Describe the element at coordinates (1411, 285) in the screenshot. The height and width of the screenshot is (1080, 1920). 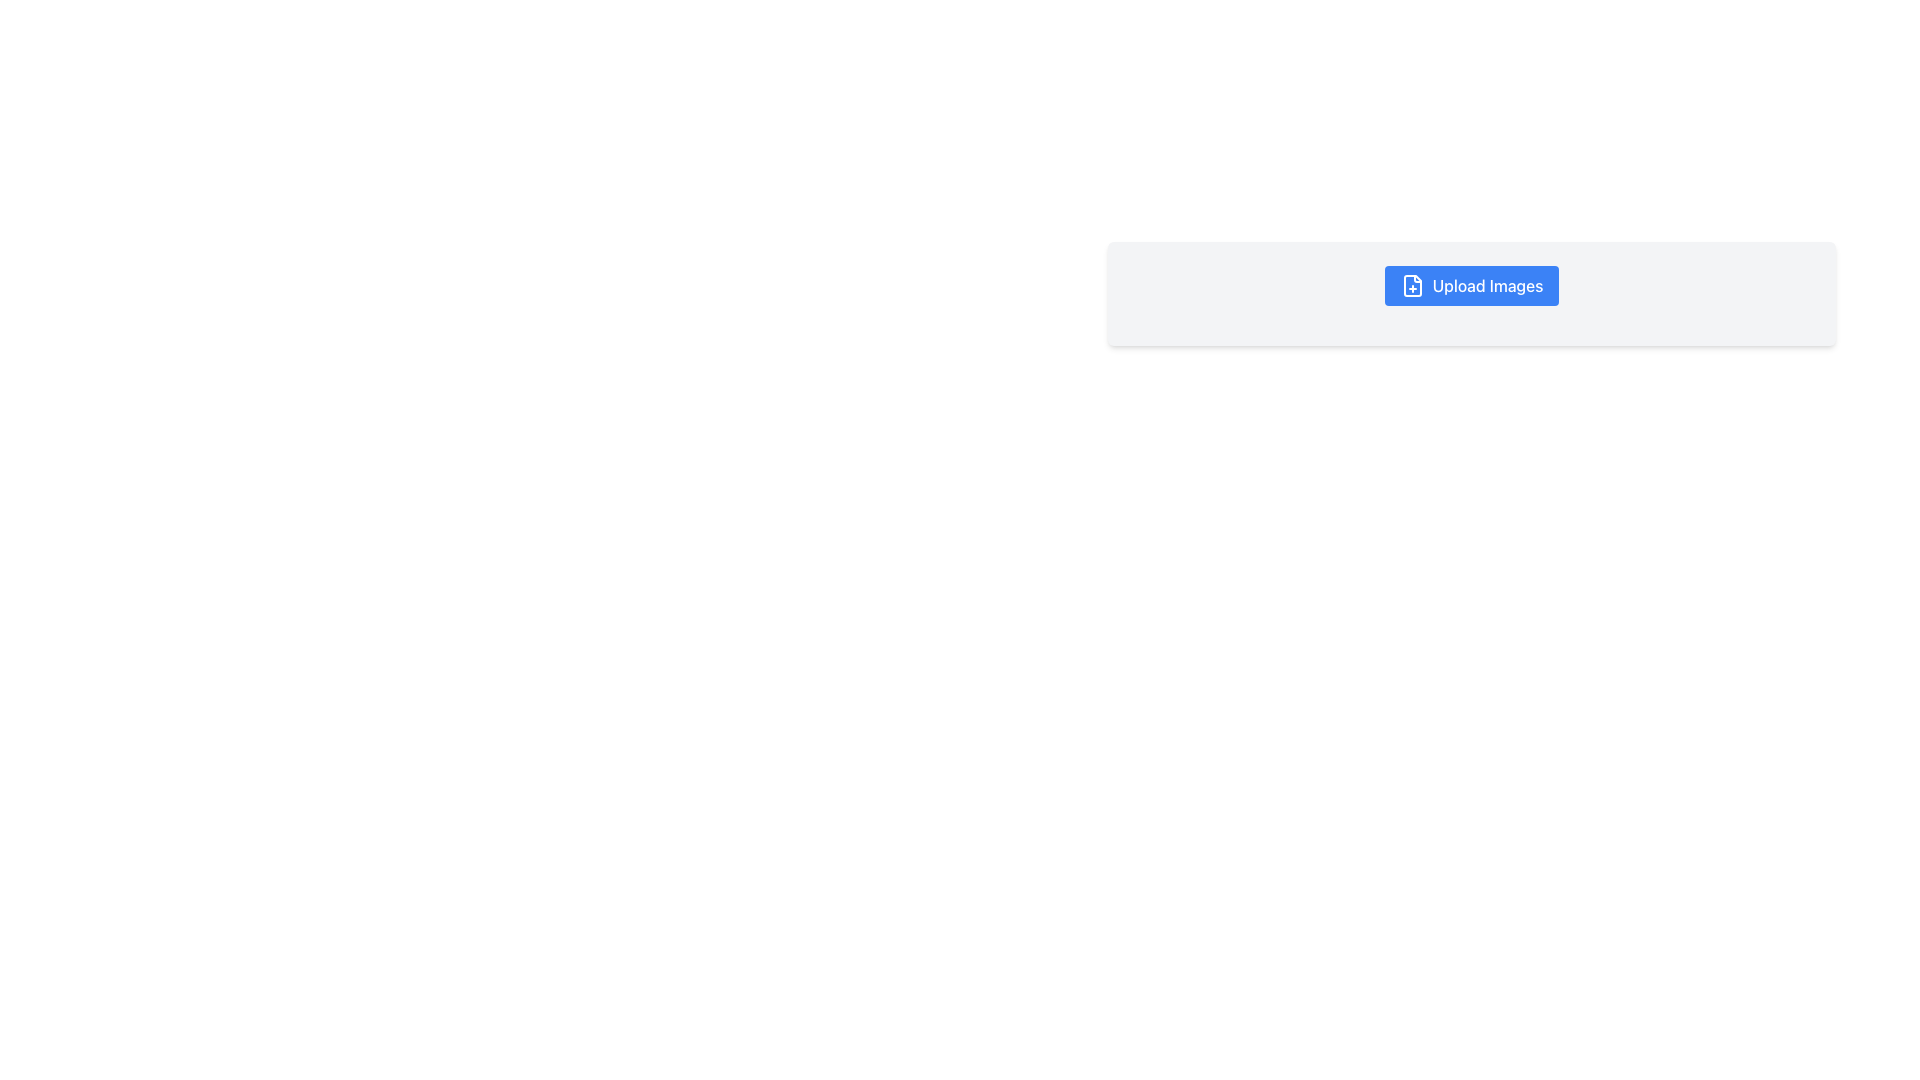
I see `the blue button labeled 'Upload Images' that contains the upload icon on its left side` at that location.